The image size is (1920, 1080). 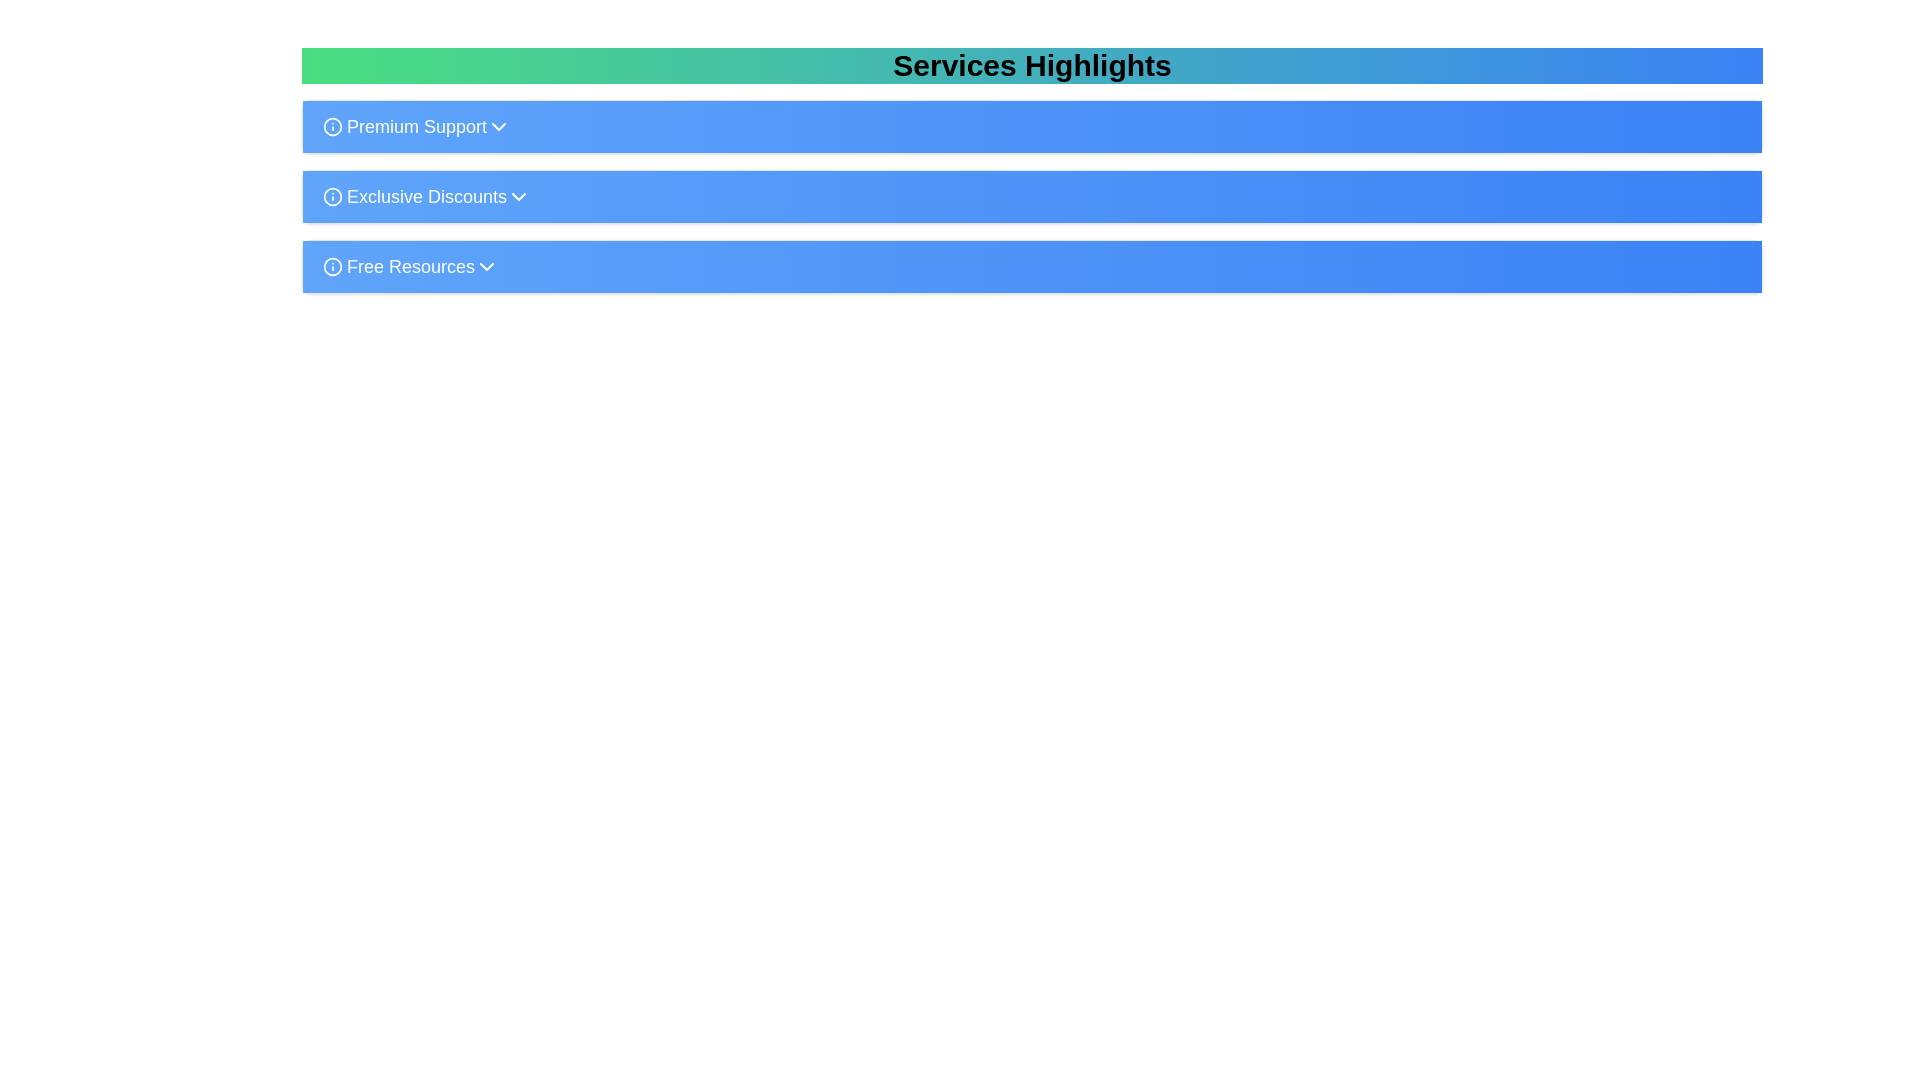 What do you see at coordinates (426, 196) in the screenshot?
I see `the Text Label that indicates exclusive discount offerings, positioned in the second row of three similar sections between 'Premium Support' and 'Free Resources'` at bounding box center [426, 196].